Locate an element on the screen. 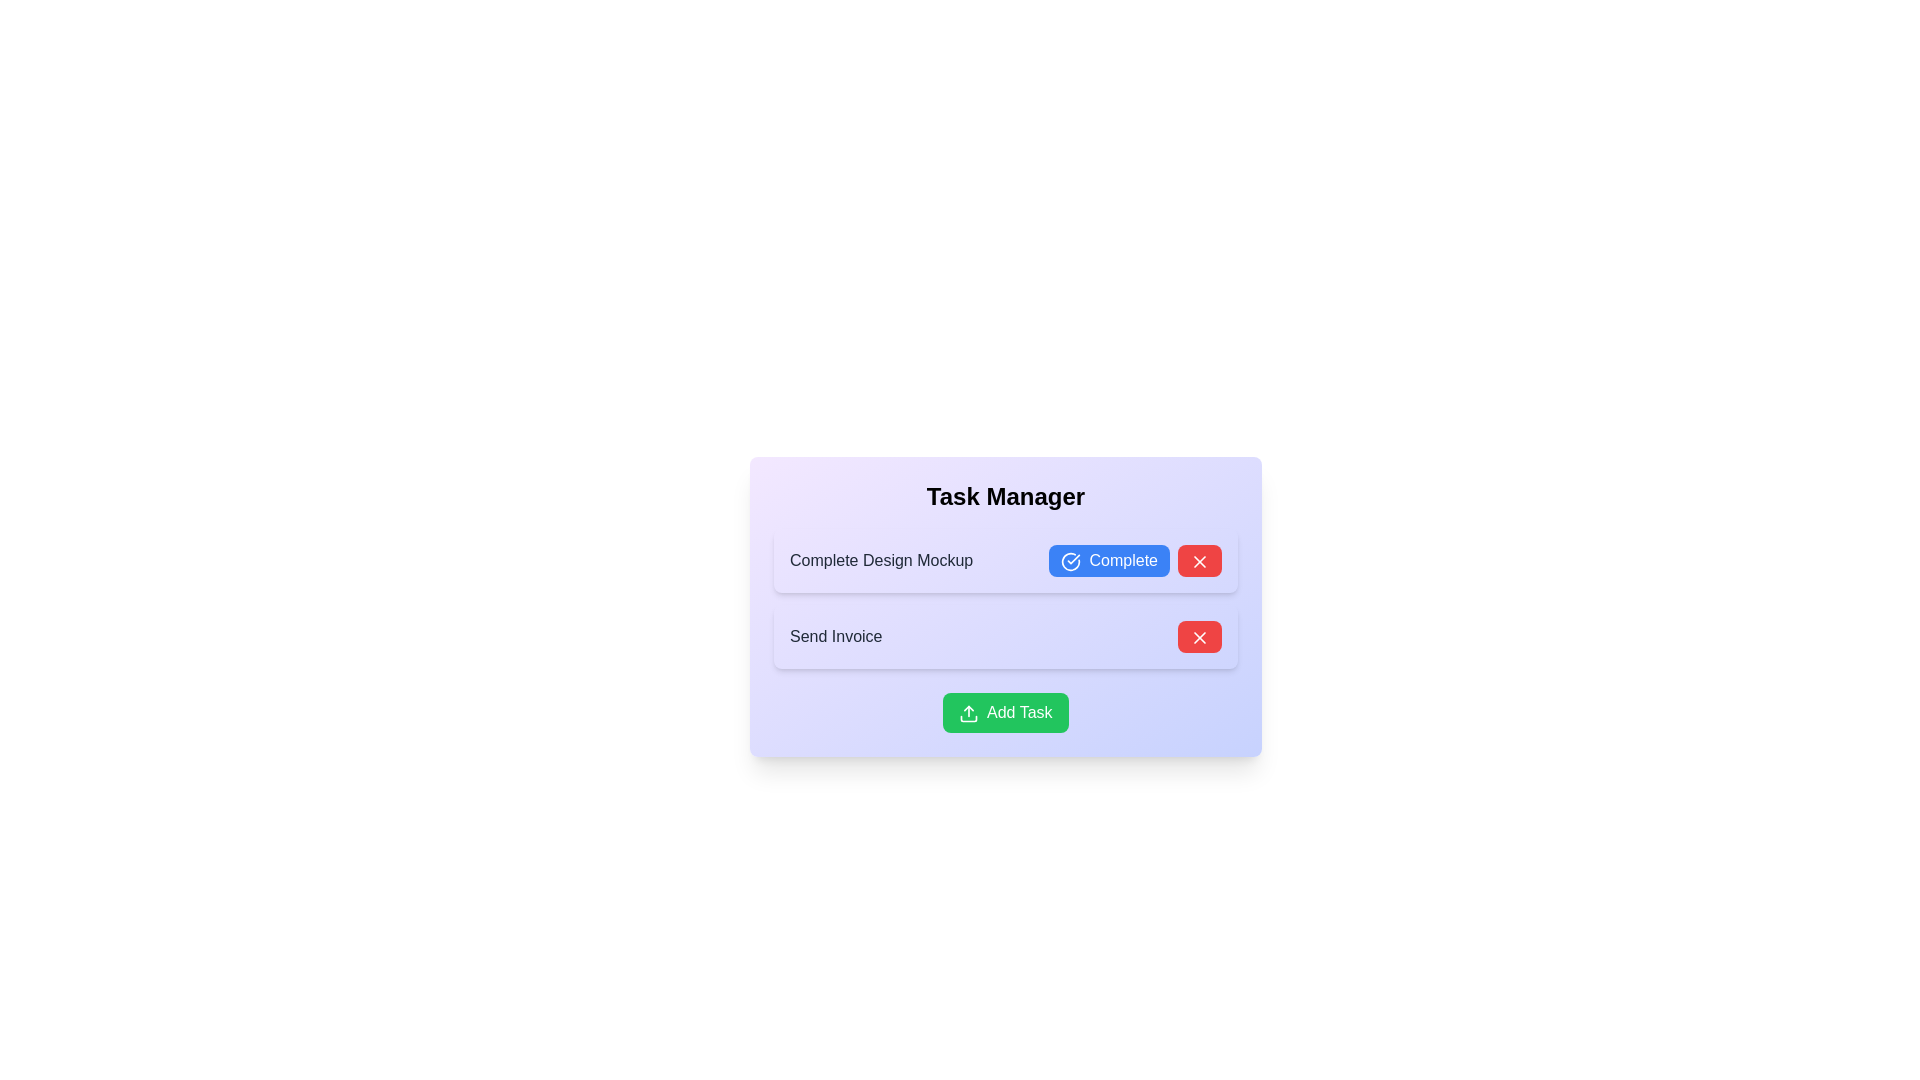  task label 'Send Invoice' from the second task entry in the task list, which has a light background and a red button with a white 'X' icon is located at coordinates (1006, 636).